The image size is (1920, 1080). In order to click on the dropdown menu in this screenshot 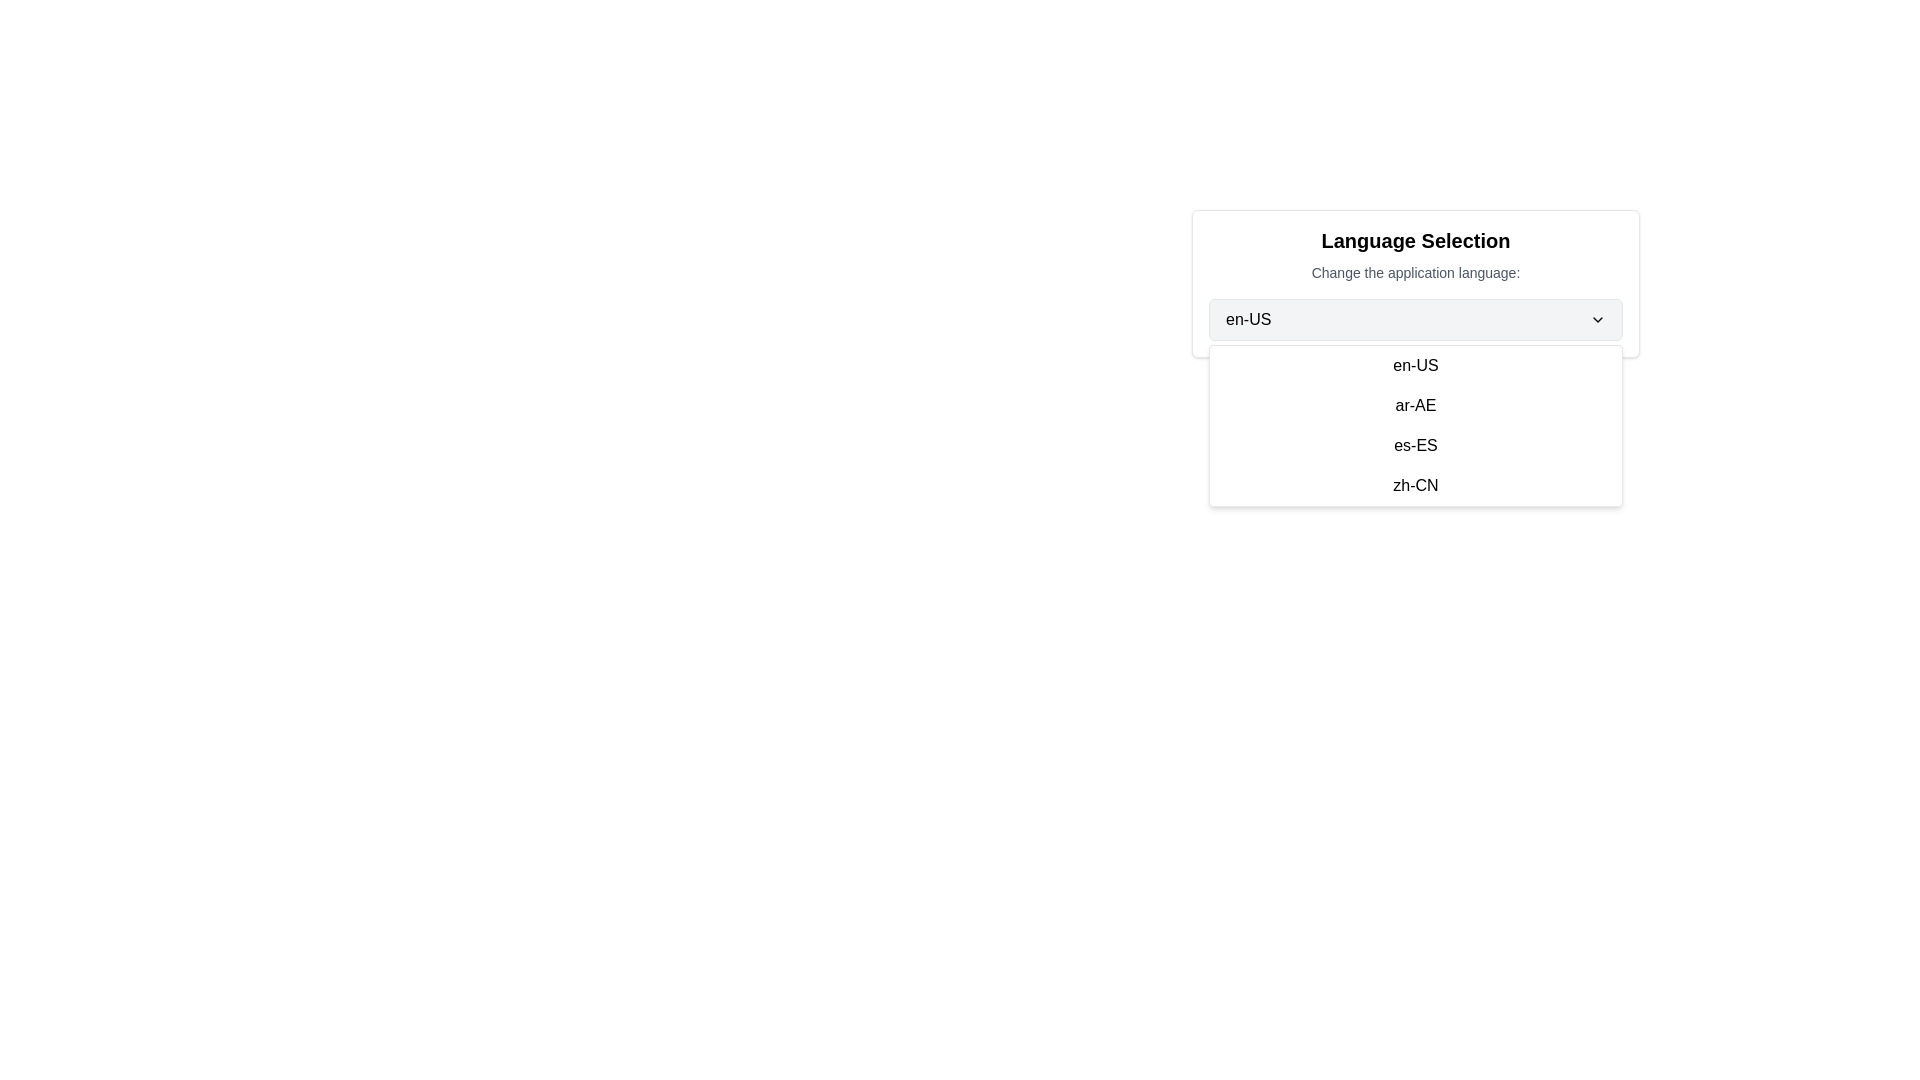, I will do `click(1415, 424)`.